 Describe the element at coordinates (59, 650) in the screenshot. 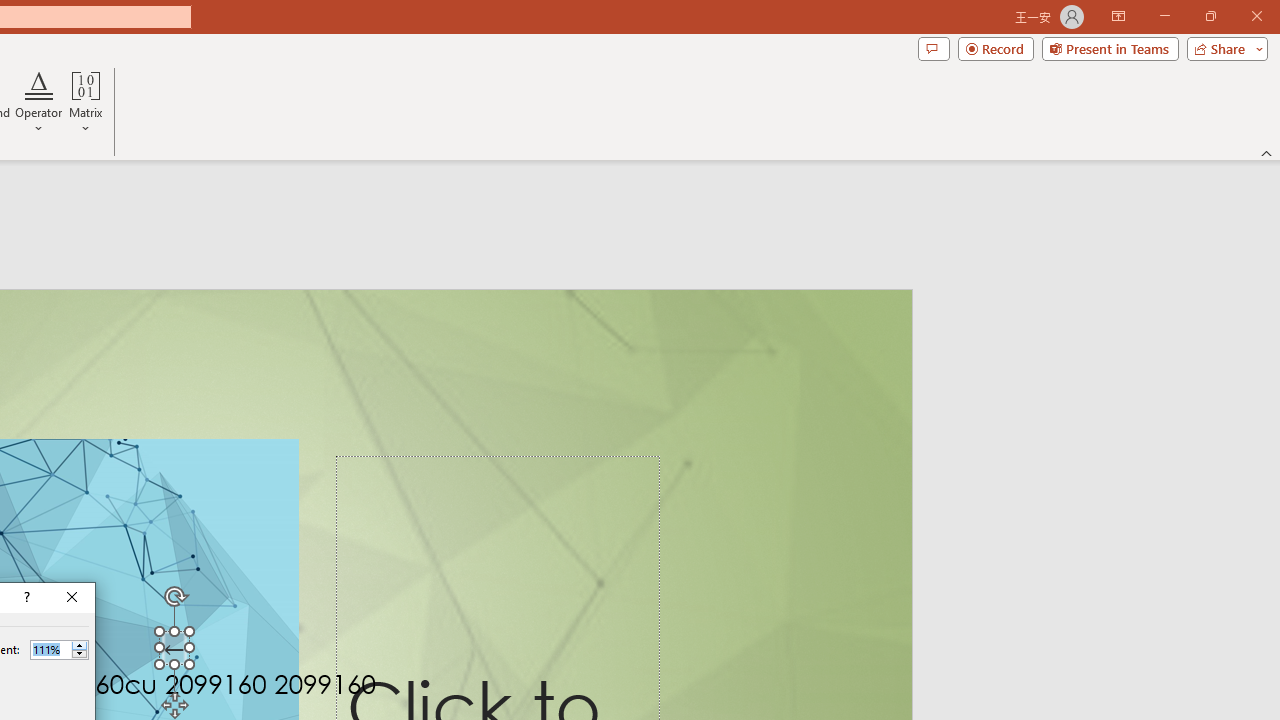

I see `'Percent'` at that location.